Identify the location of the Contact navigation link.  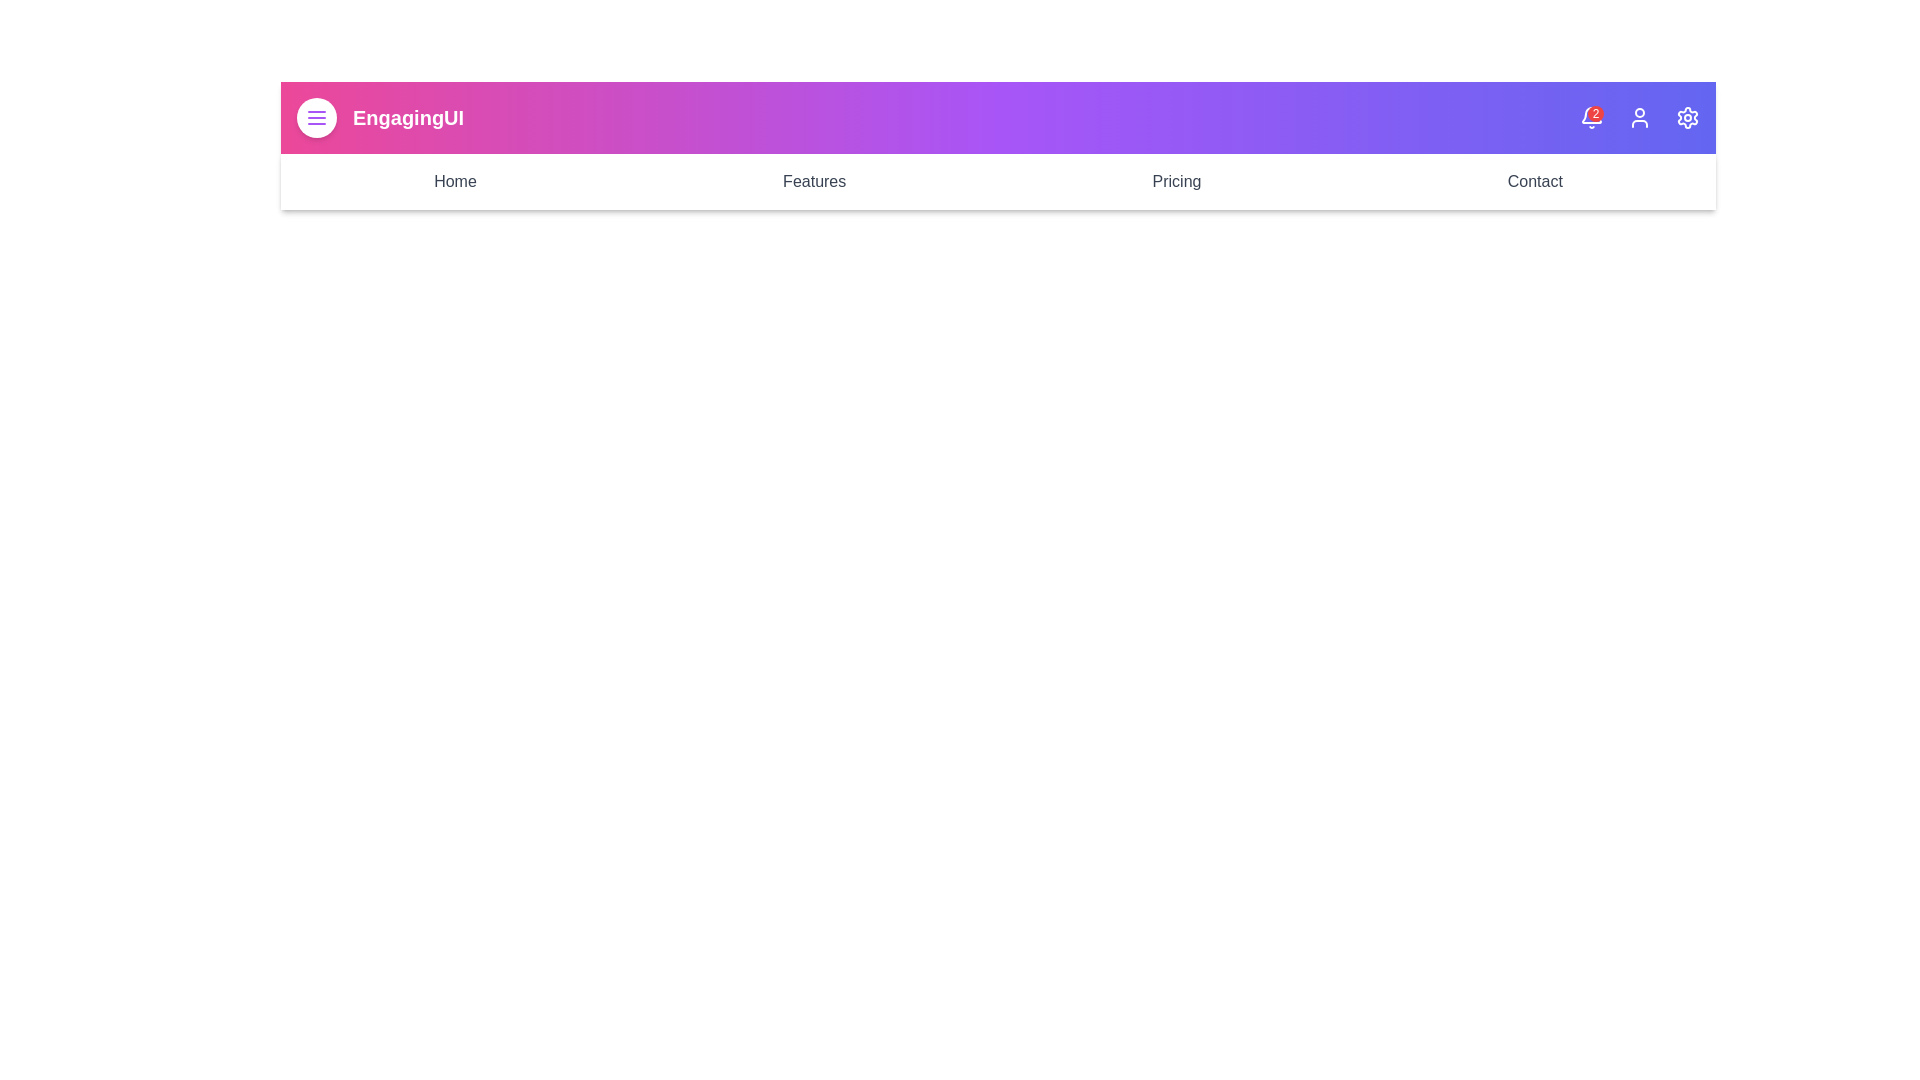
(1534, 181).